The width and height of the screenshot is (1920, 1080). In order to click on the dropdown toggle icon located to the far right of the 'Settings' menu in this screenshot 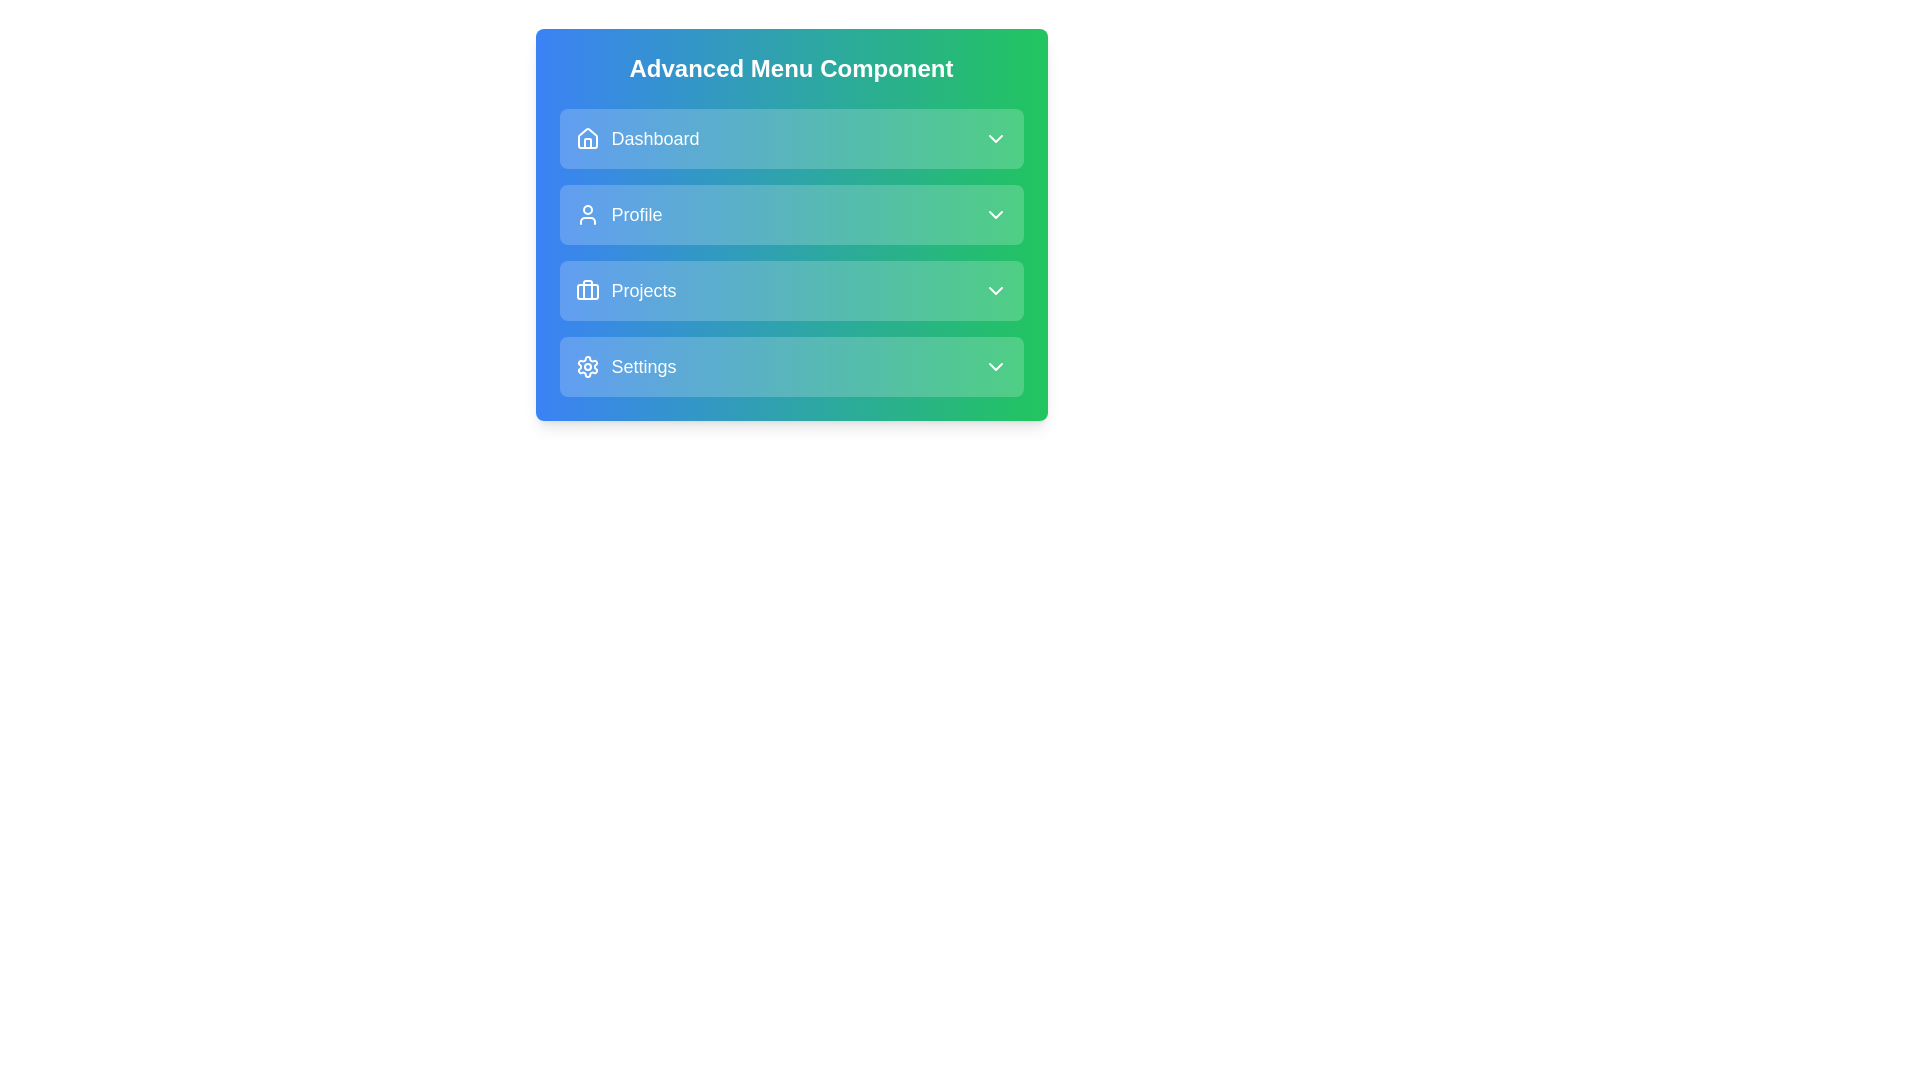, I will do `click(995, 366)`.